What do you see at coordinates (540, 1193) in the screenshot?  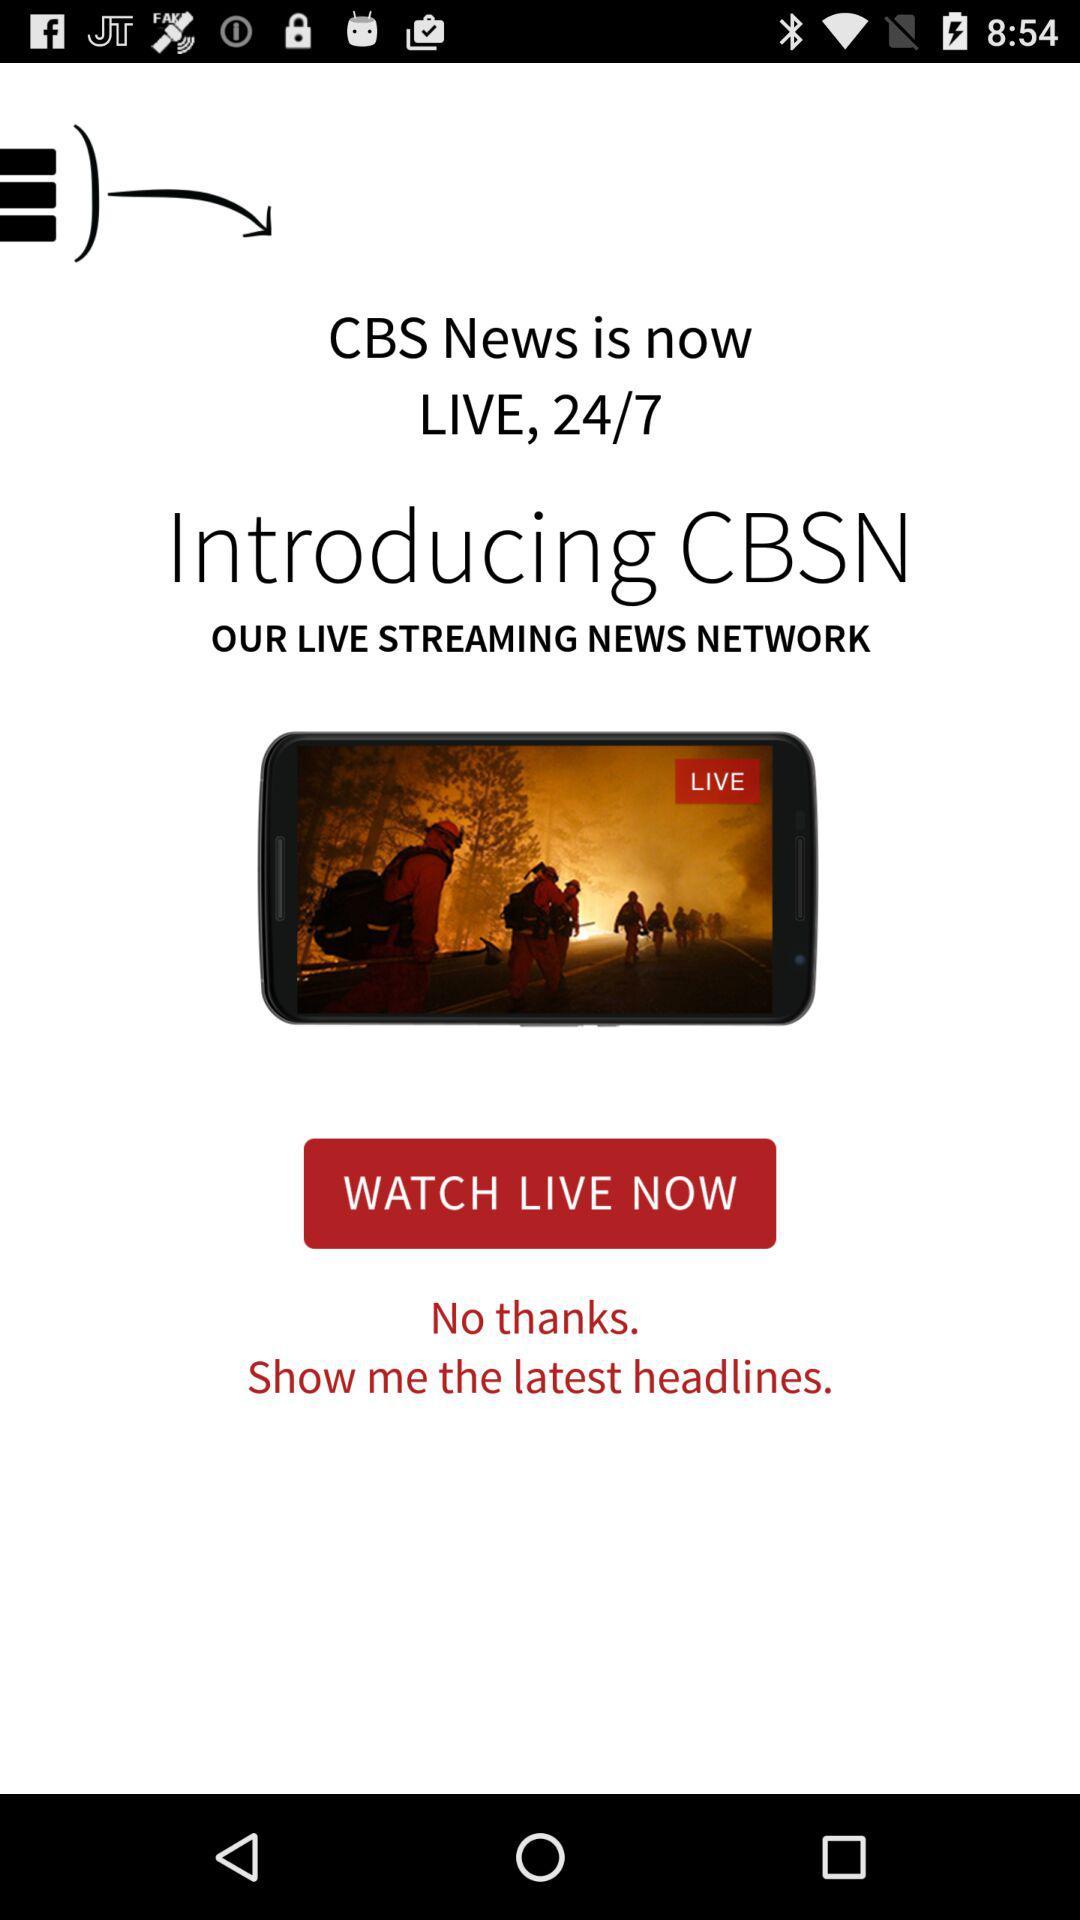 I see `watch live` at bounding box center [540, 1193].